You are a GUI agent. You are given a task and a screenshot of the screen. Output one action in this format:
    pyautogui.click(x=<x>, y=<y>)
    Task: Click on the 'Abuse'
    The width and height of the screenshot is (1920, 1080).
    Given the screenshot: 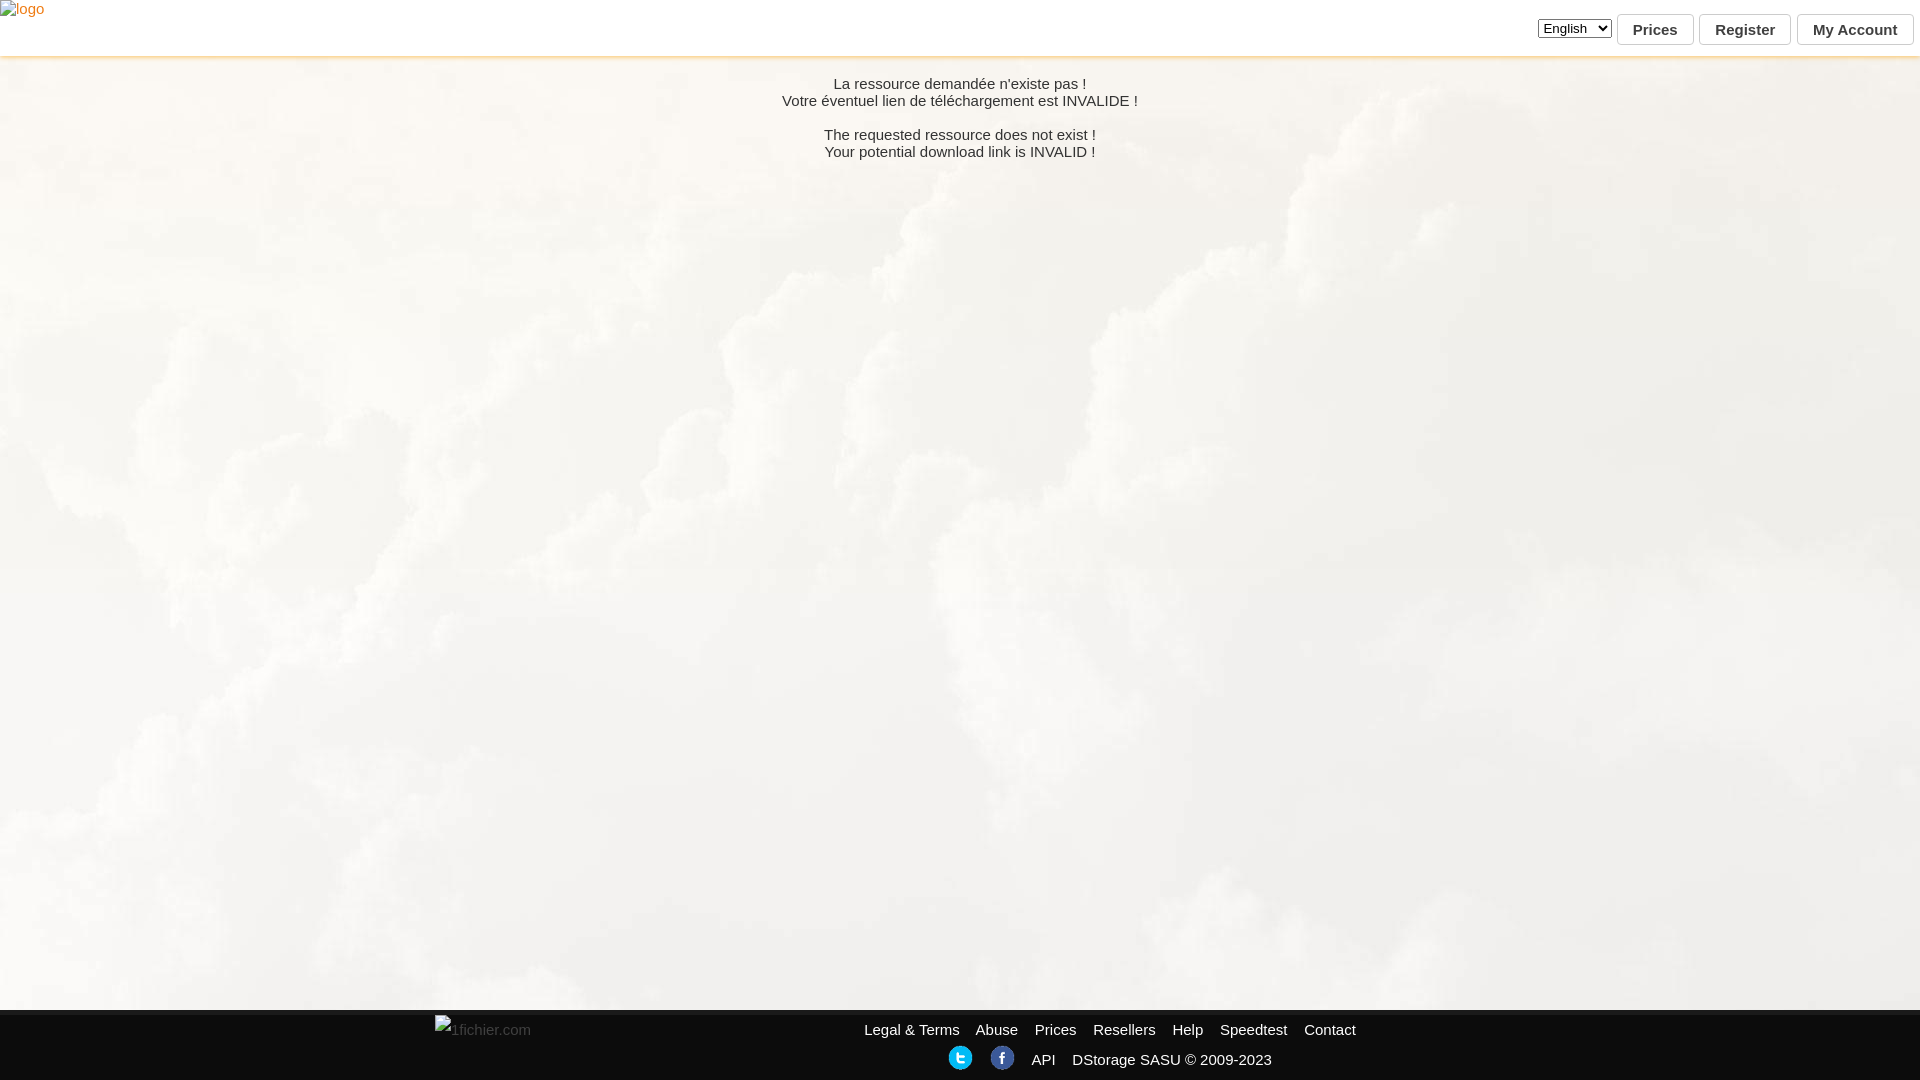 What is the action you would take?
    pyautogui.click(x=975, y=1029)
    